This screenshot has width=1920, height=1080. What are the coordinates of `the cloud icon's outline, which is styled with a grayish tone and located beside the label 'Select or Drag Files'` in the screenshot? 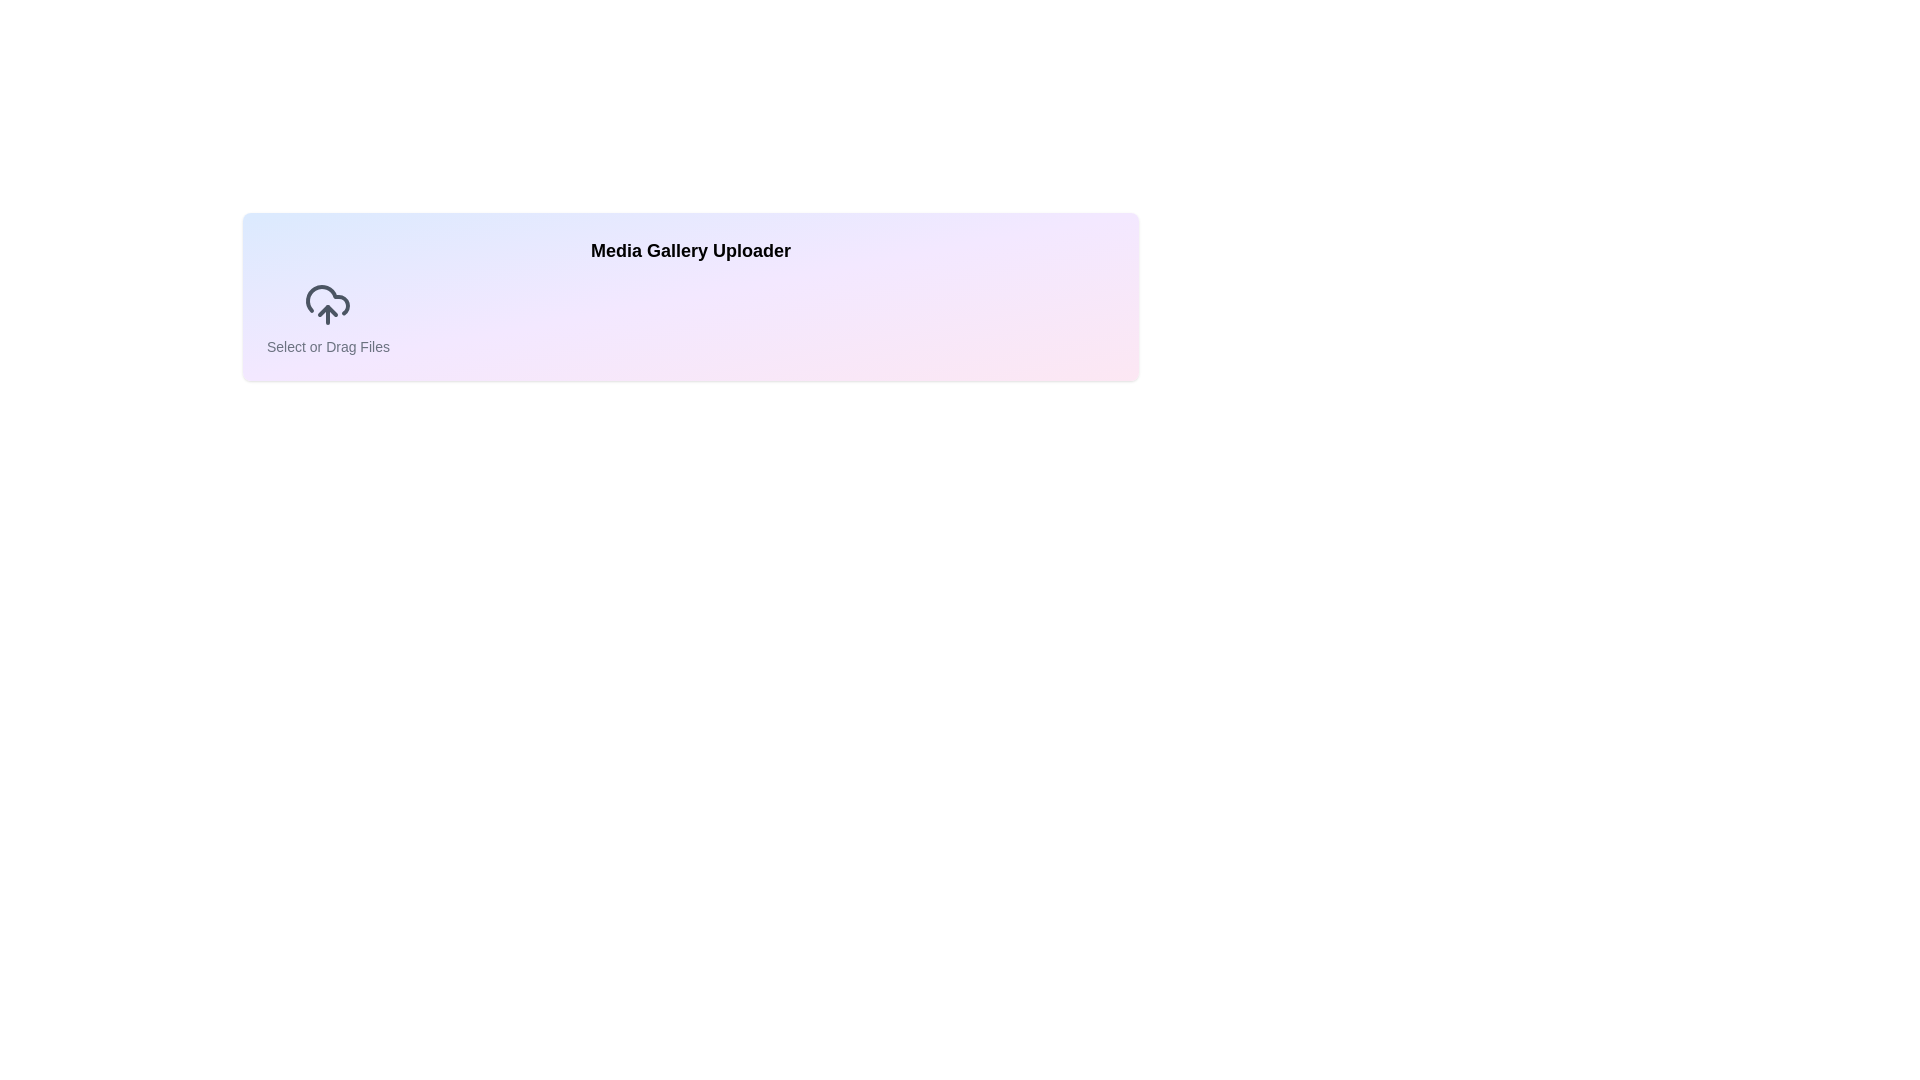 It's located at (328, 300).